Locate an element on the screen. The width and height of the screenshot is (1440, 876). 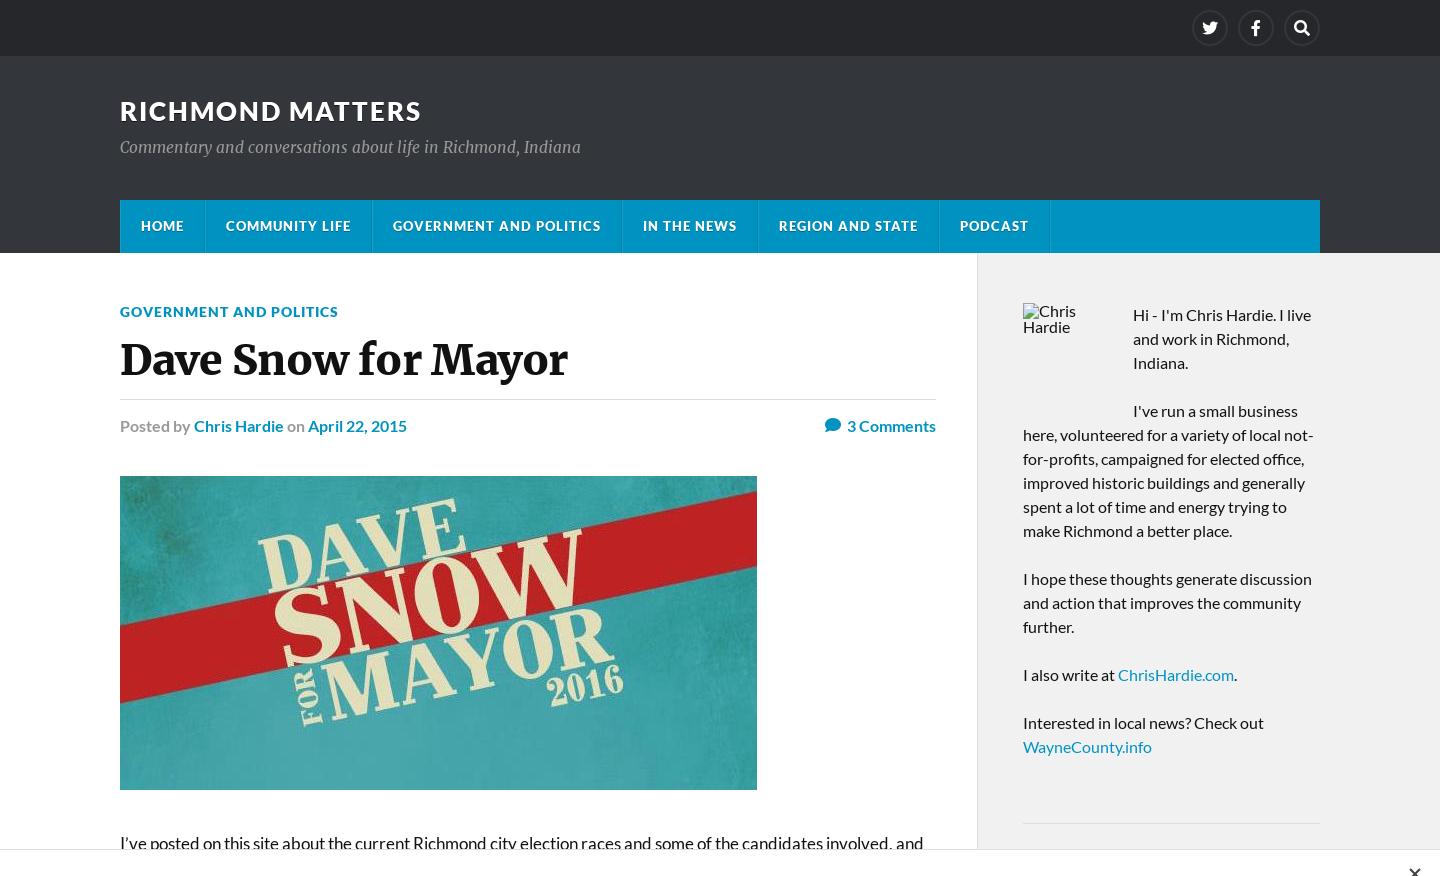
'Chris Hardie' is located at coordinates (193, 425).